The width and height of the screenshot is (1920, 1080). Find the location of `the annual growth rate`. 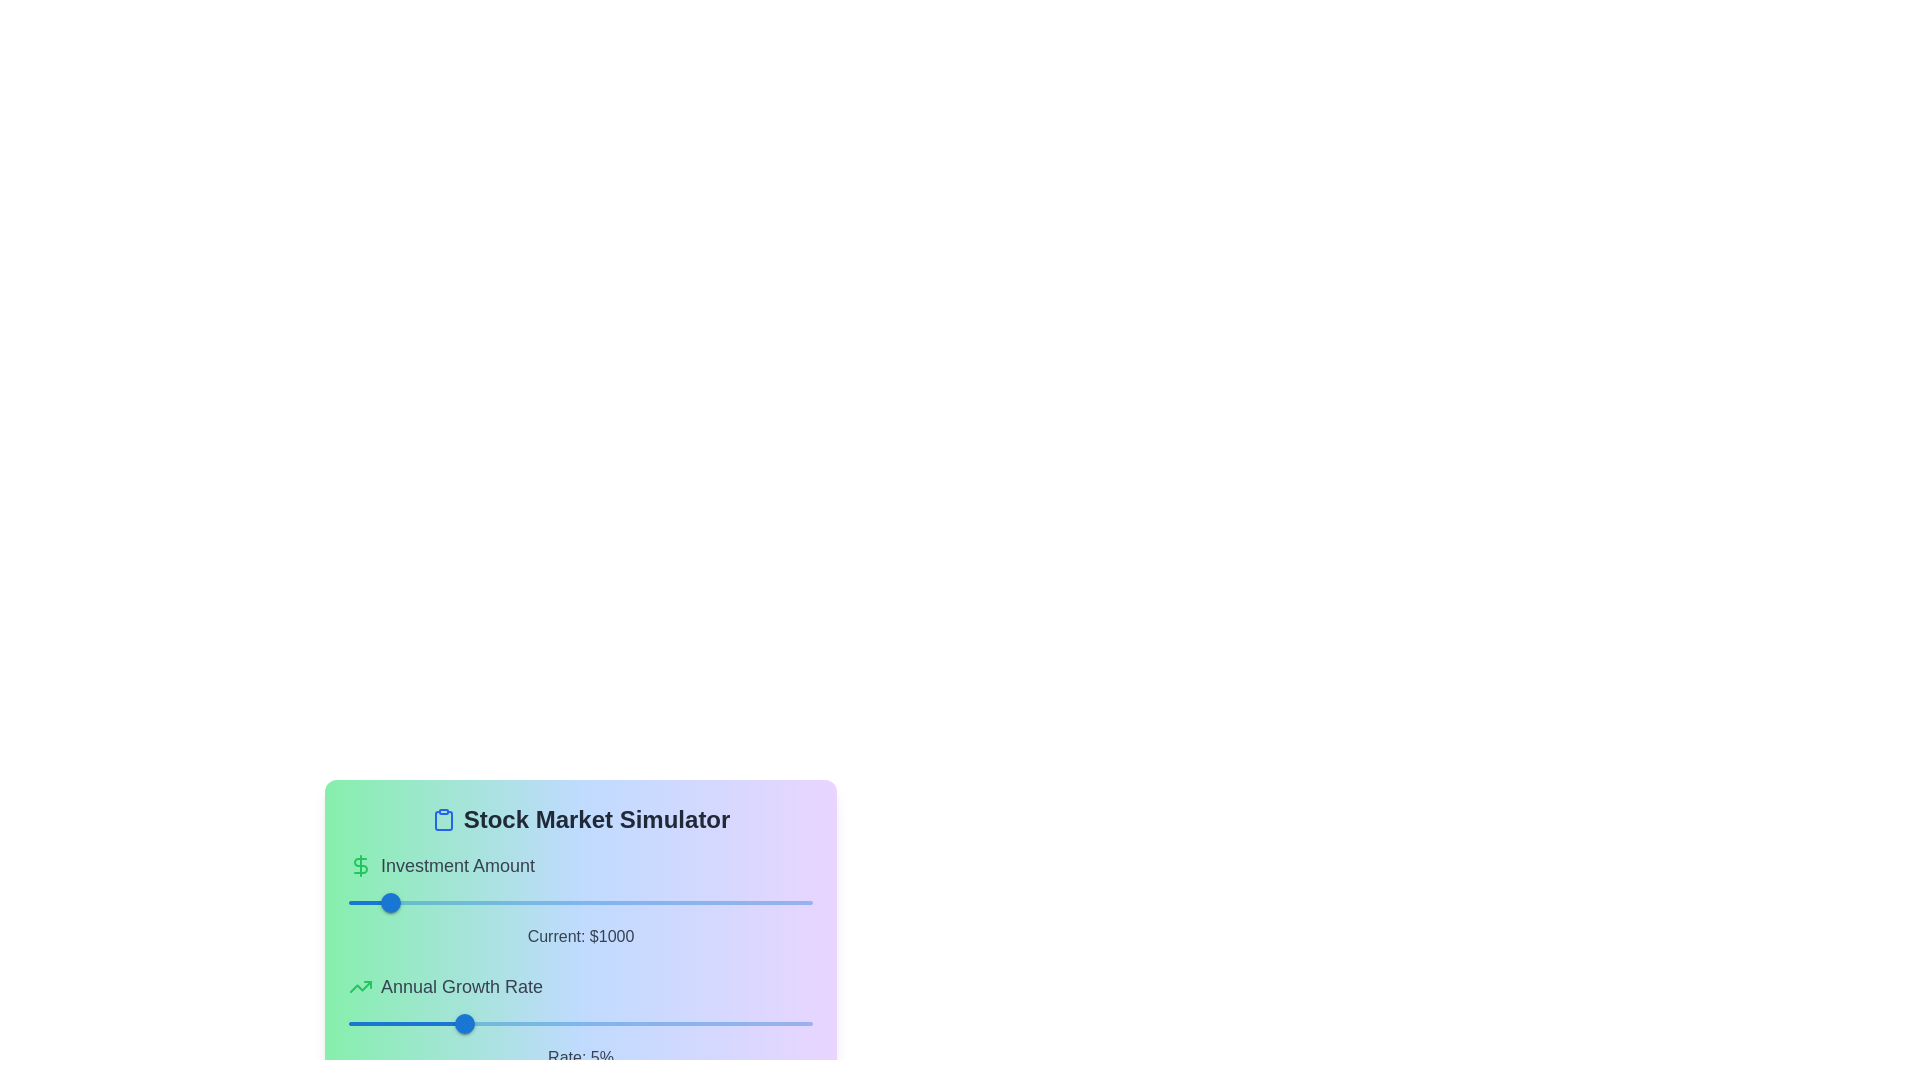

the annual growth rate is located at coordinates (808, 1023).